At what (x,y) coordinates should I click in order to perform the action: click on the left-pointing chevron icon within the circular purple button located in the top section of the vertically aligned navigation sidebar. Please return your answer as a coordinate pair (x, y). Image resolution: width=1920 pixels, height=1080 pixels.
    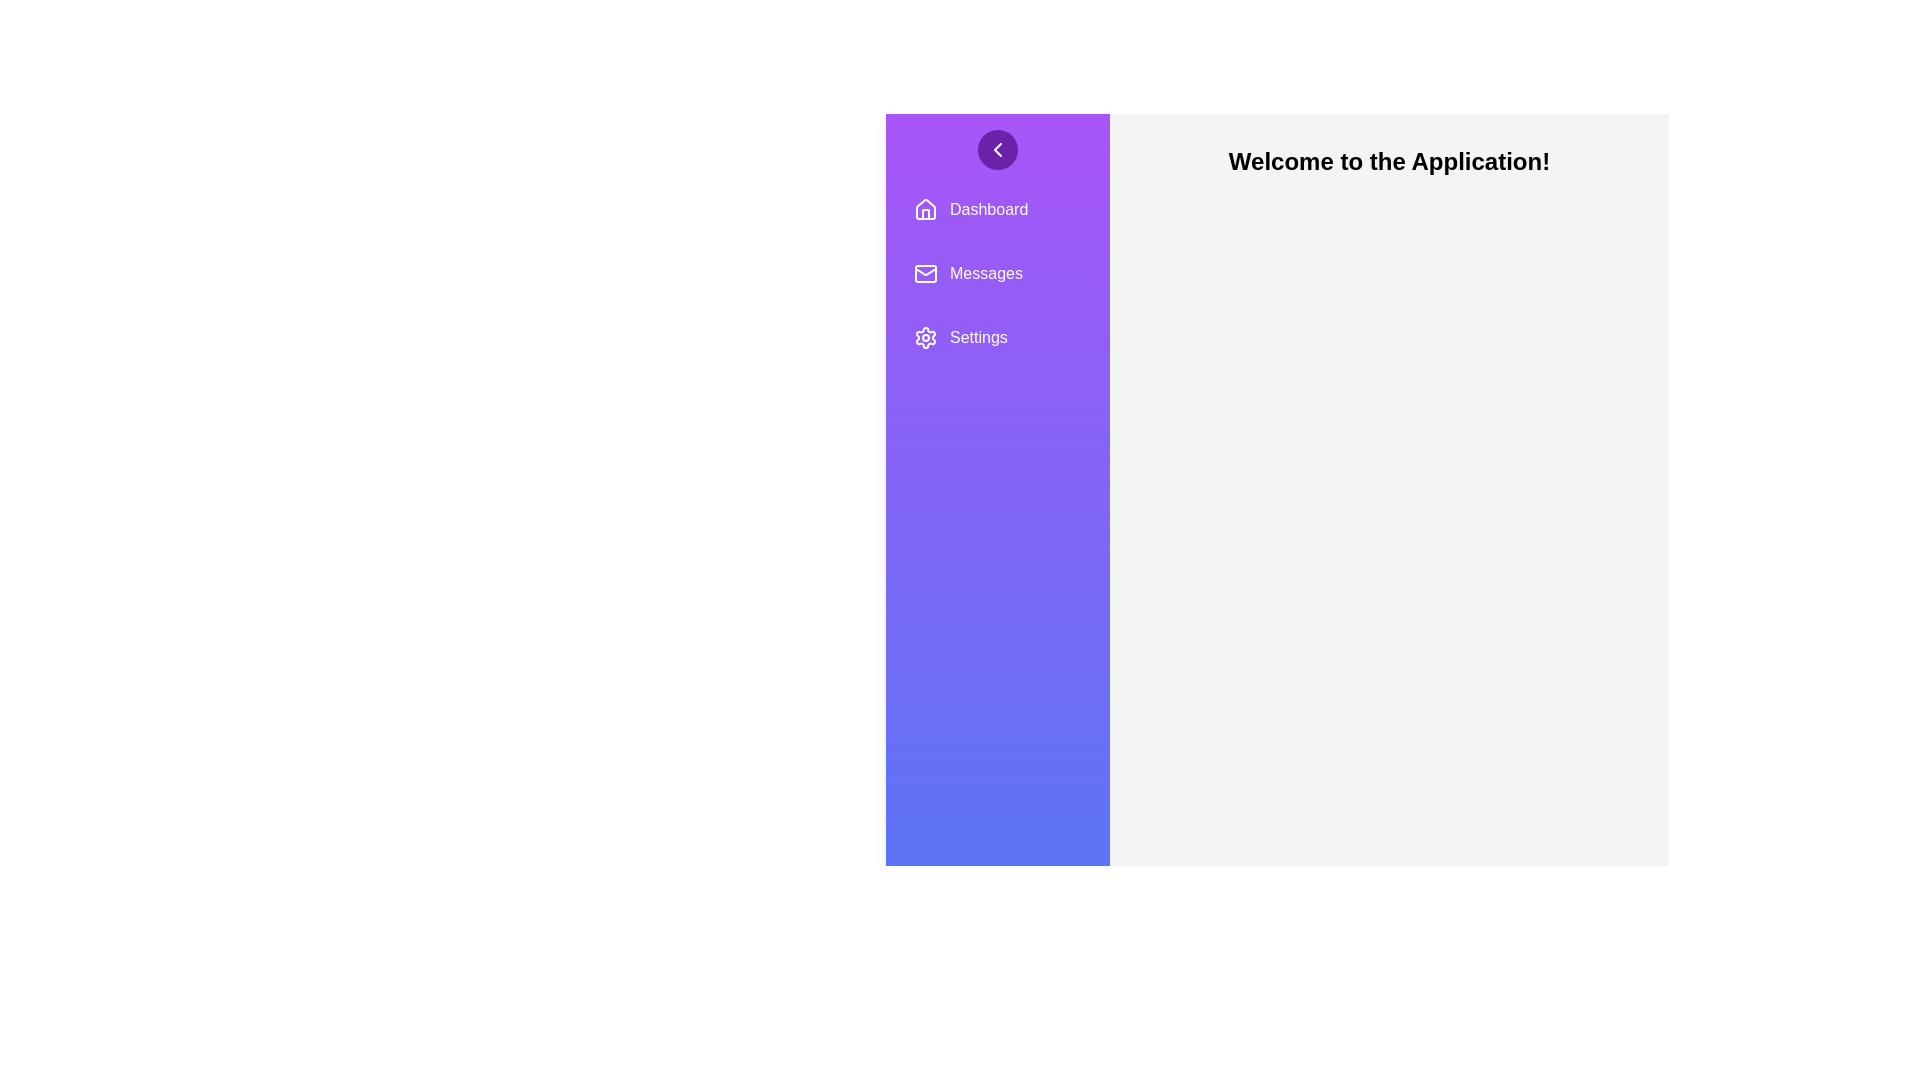
    Looking at the image, I should click on (998, 149).